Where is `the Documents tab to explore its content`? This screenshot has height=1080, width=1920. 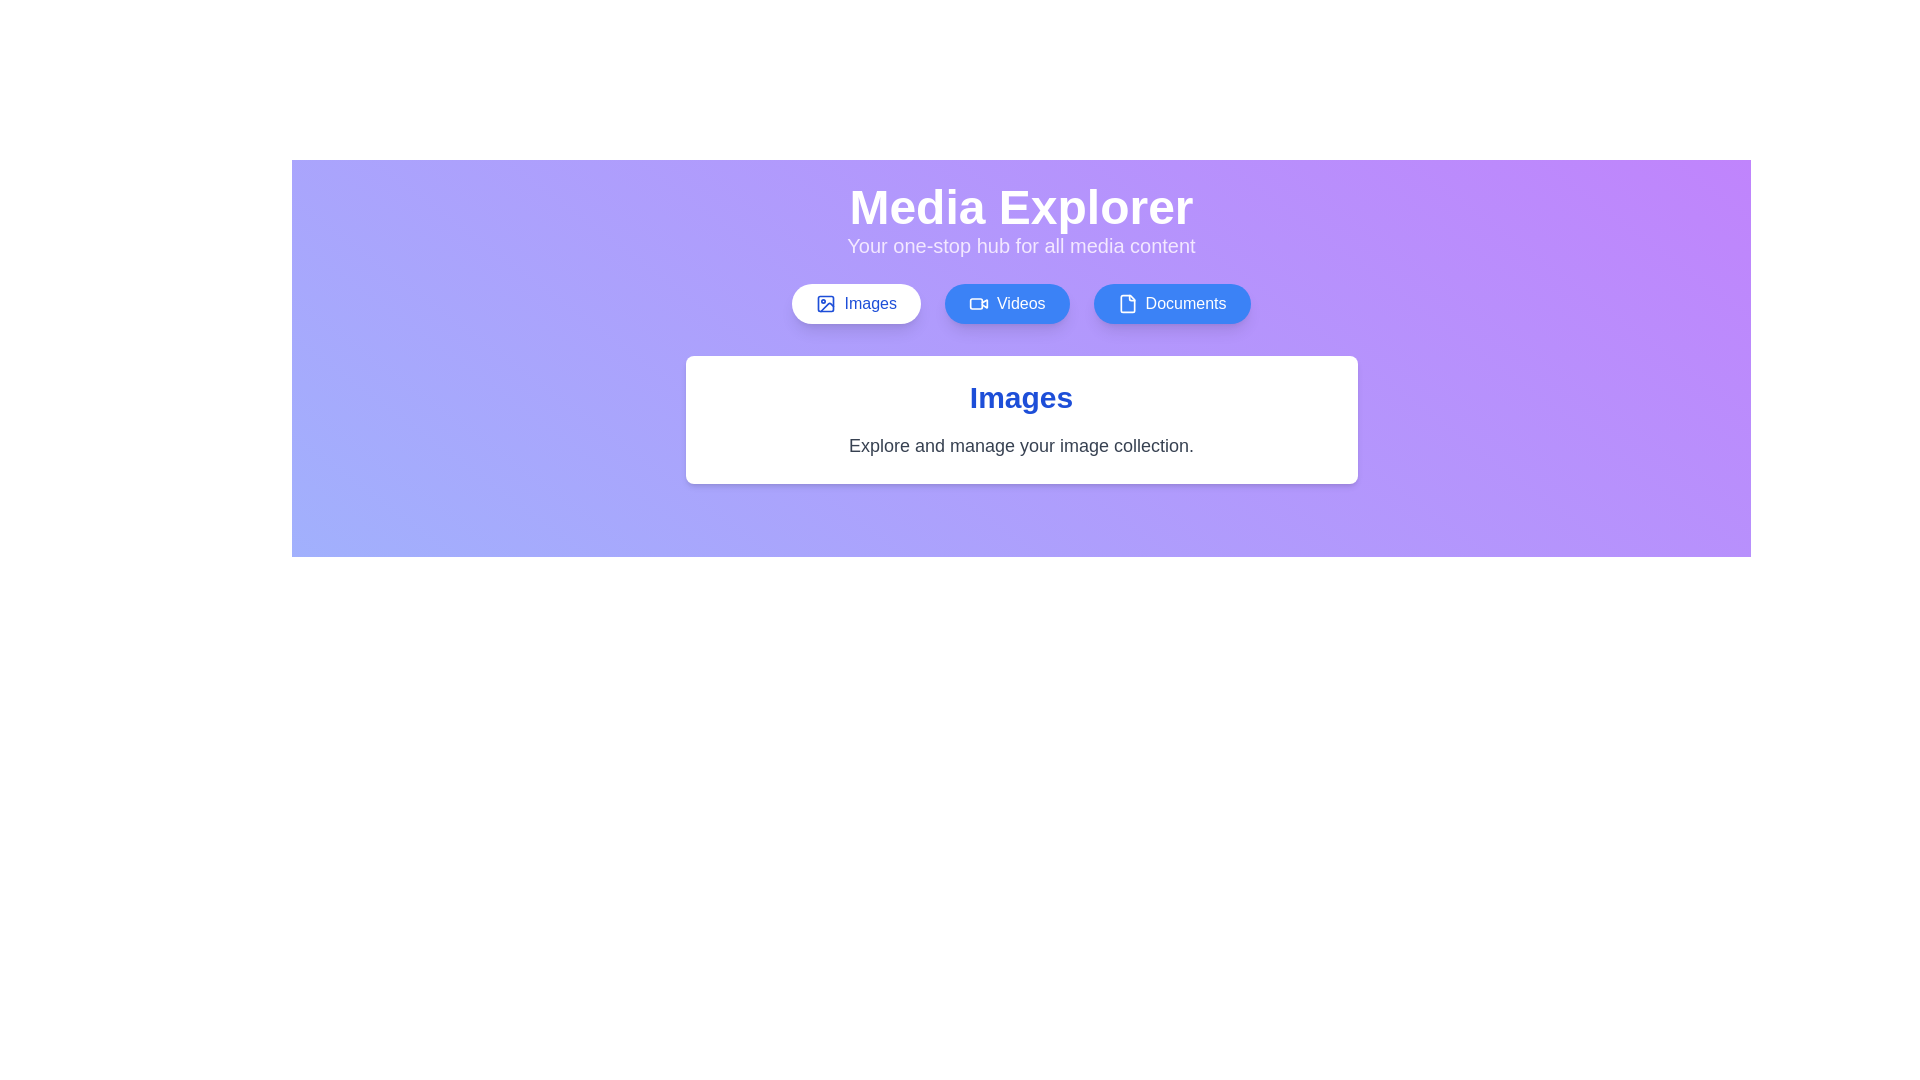
the Documents tab to explore its content is located at coordinates (1171, 304).